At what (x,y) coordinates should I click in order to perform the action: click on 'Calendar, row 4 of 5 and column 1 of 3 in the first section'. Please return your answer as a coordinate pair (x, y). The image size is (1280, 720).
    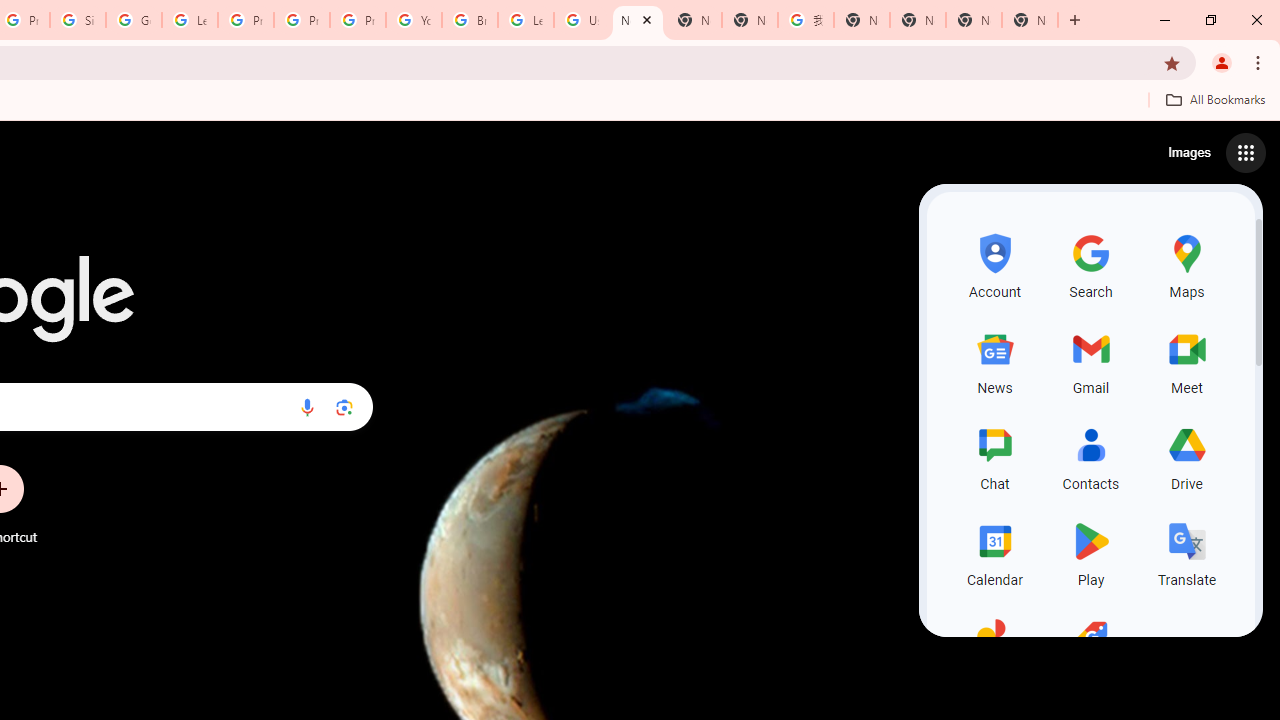
    Looking at the image, I should click on (995, 551).